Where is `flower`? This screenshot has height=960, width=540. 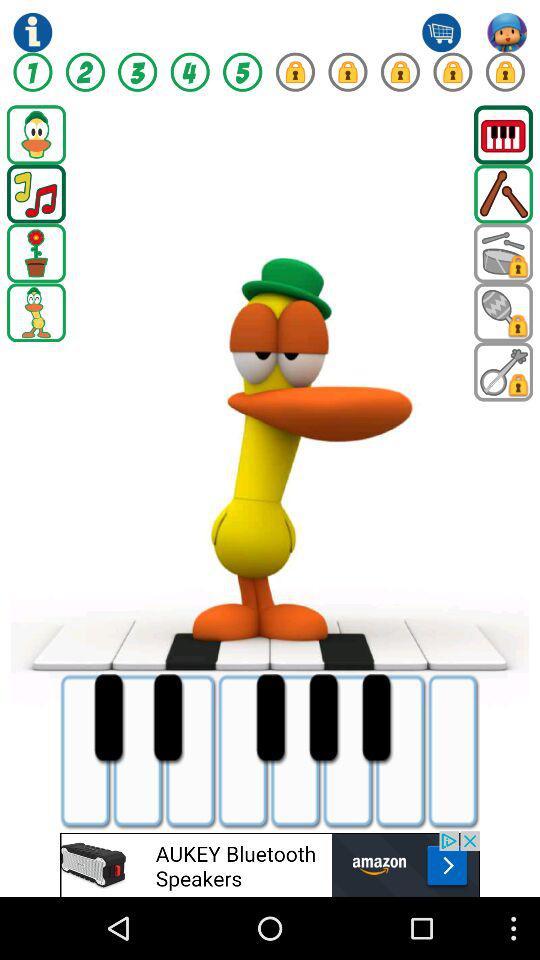 flower is located at coordinates (36, 252).